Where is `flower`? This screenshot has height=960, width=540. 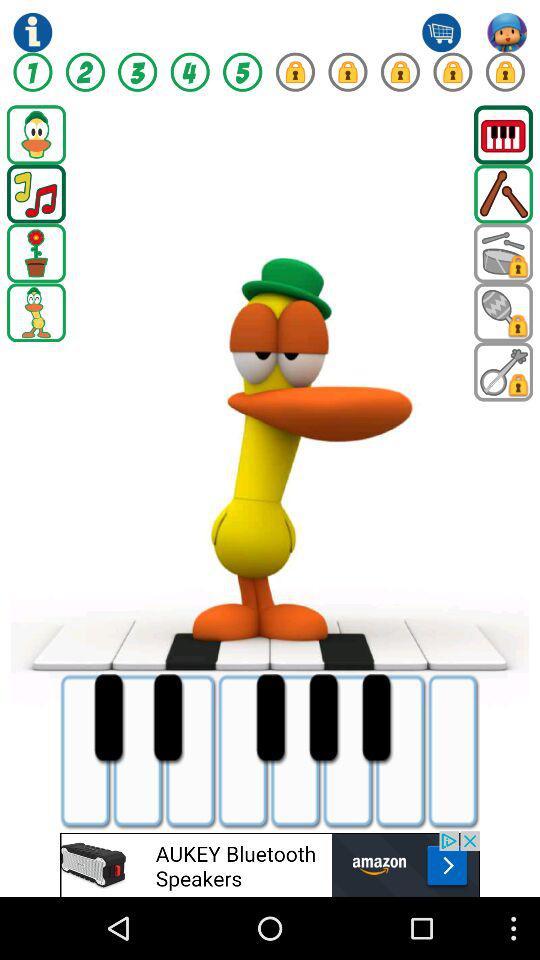 flower is located at coordinates (36, 252).